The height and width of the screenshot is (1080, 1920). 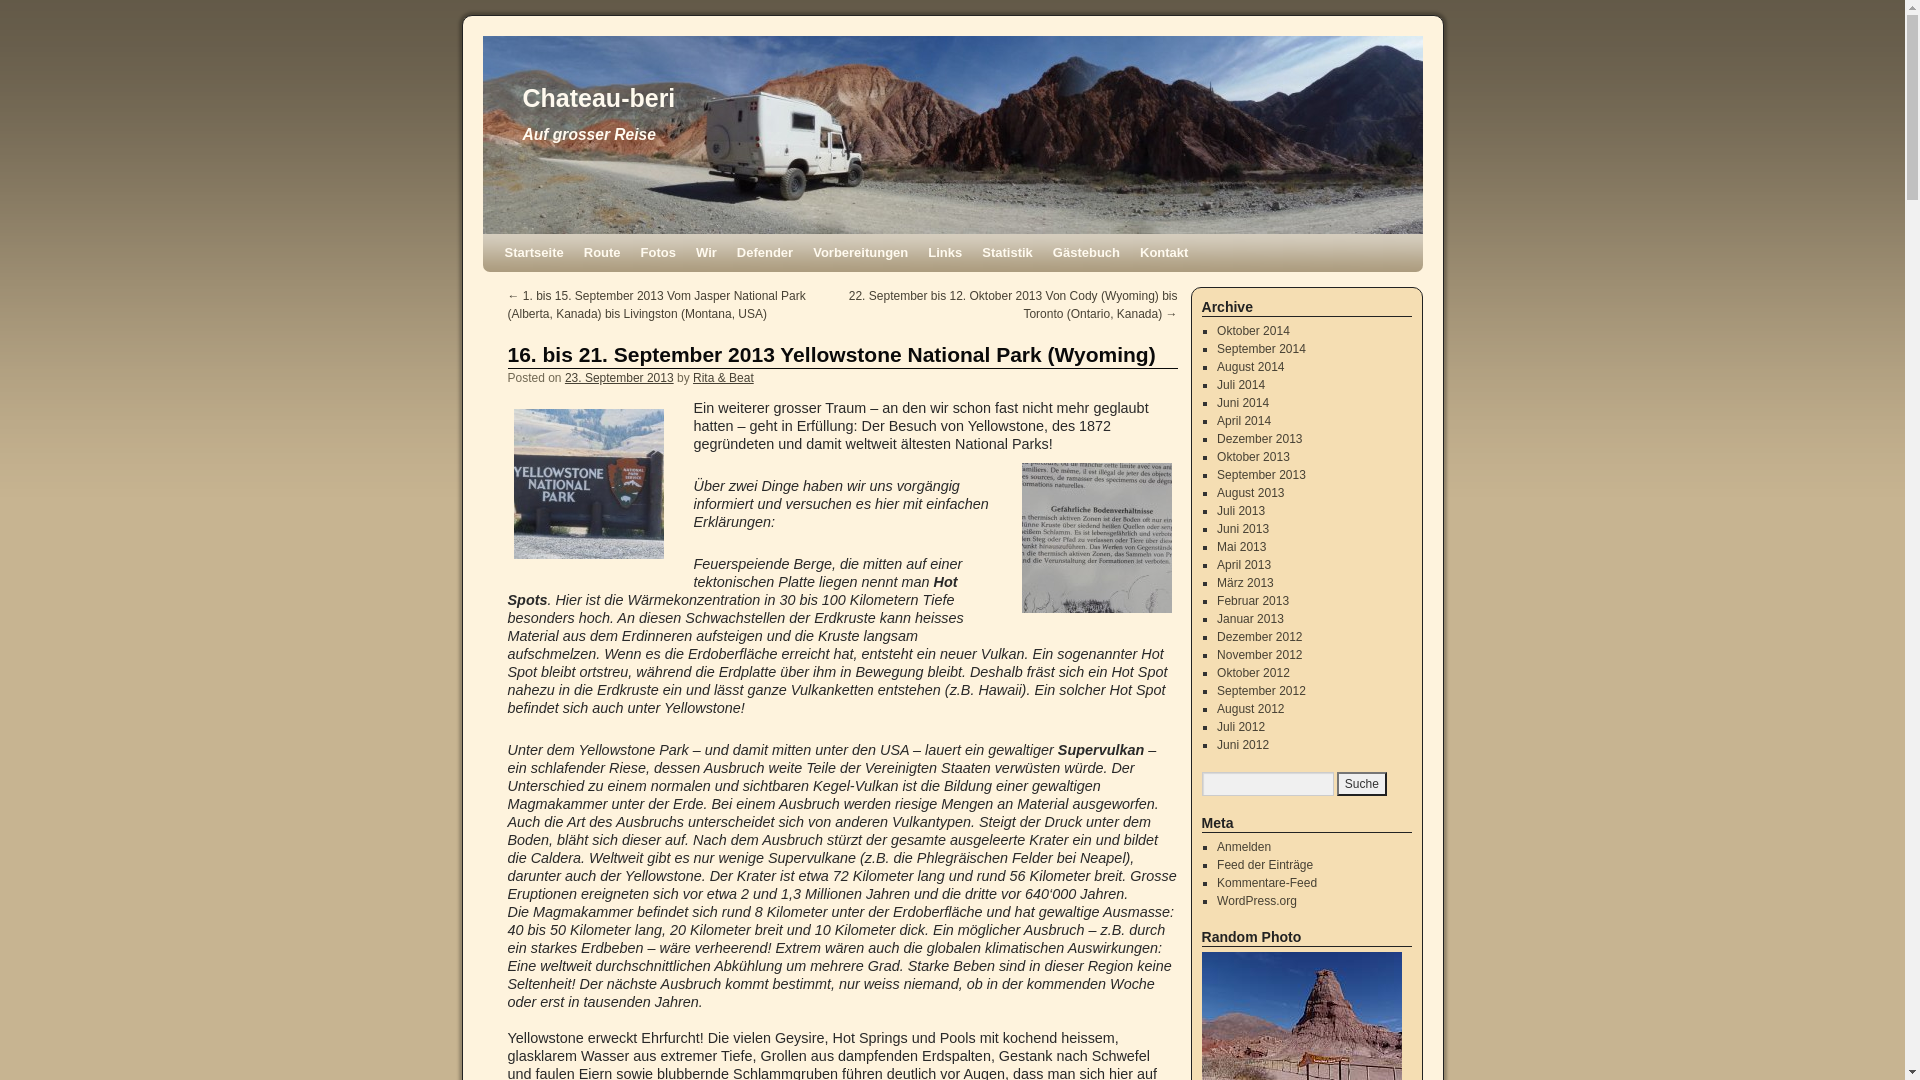 What do you see at coordinates (1216, 438) in the screenshot?
I see `'Dezember 2013'` at bounding box center [1216, 438].